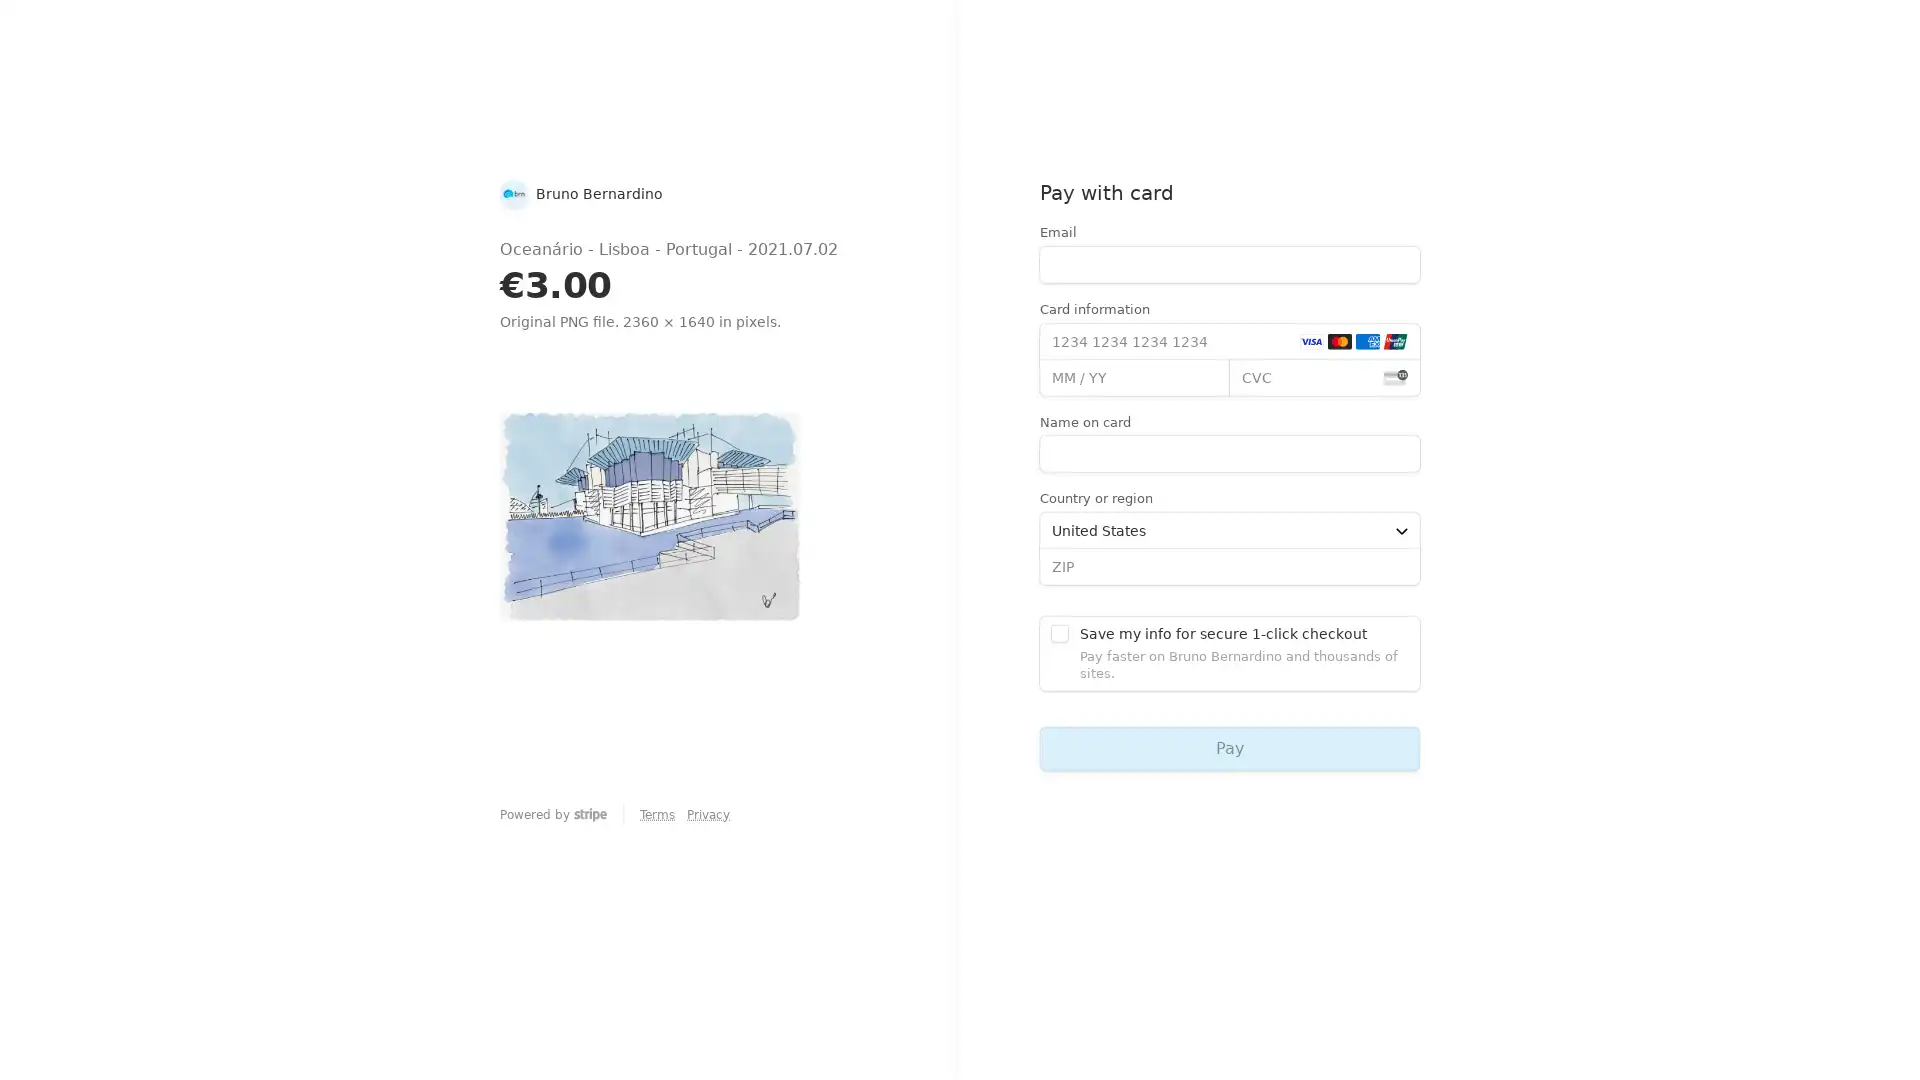  What do you see at coordinates (1228, 748) in the screenshot?
I see `Pay` at bounding box center [1228, 748].